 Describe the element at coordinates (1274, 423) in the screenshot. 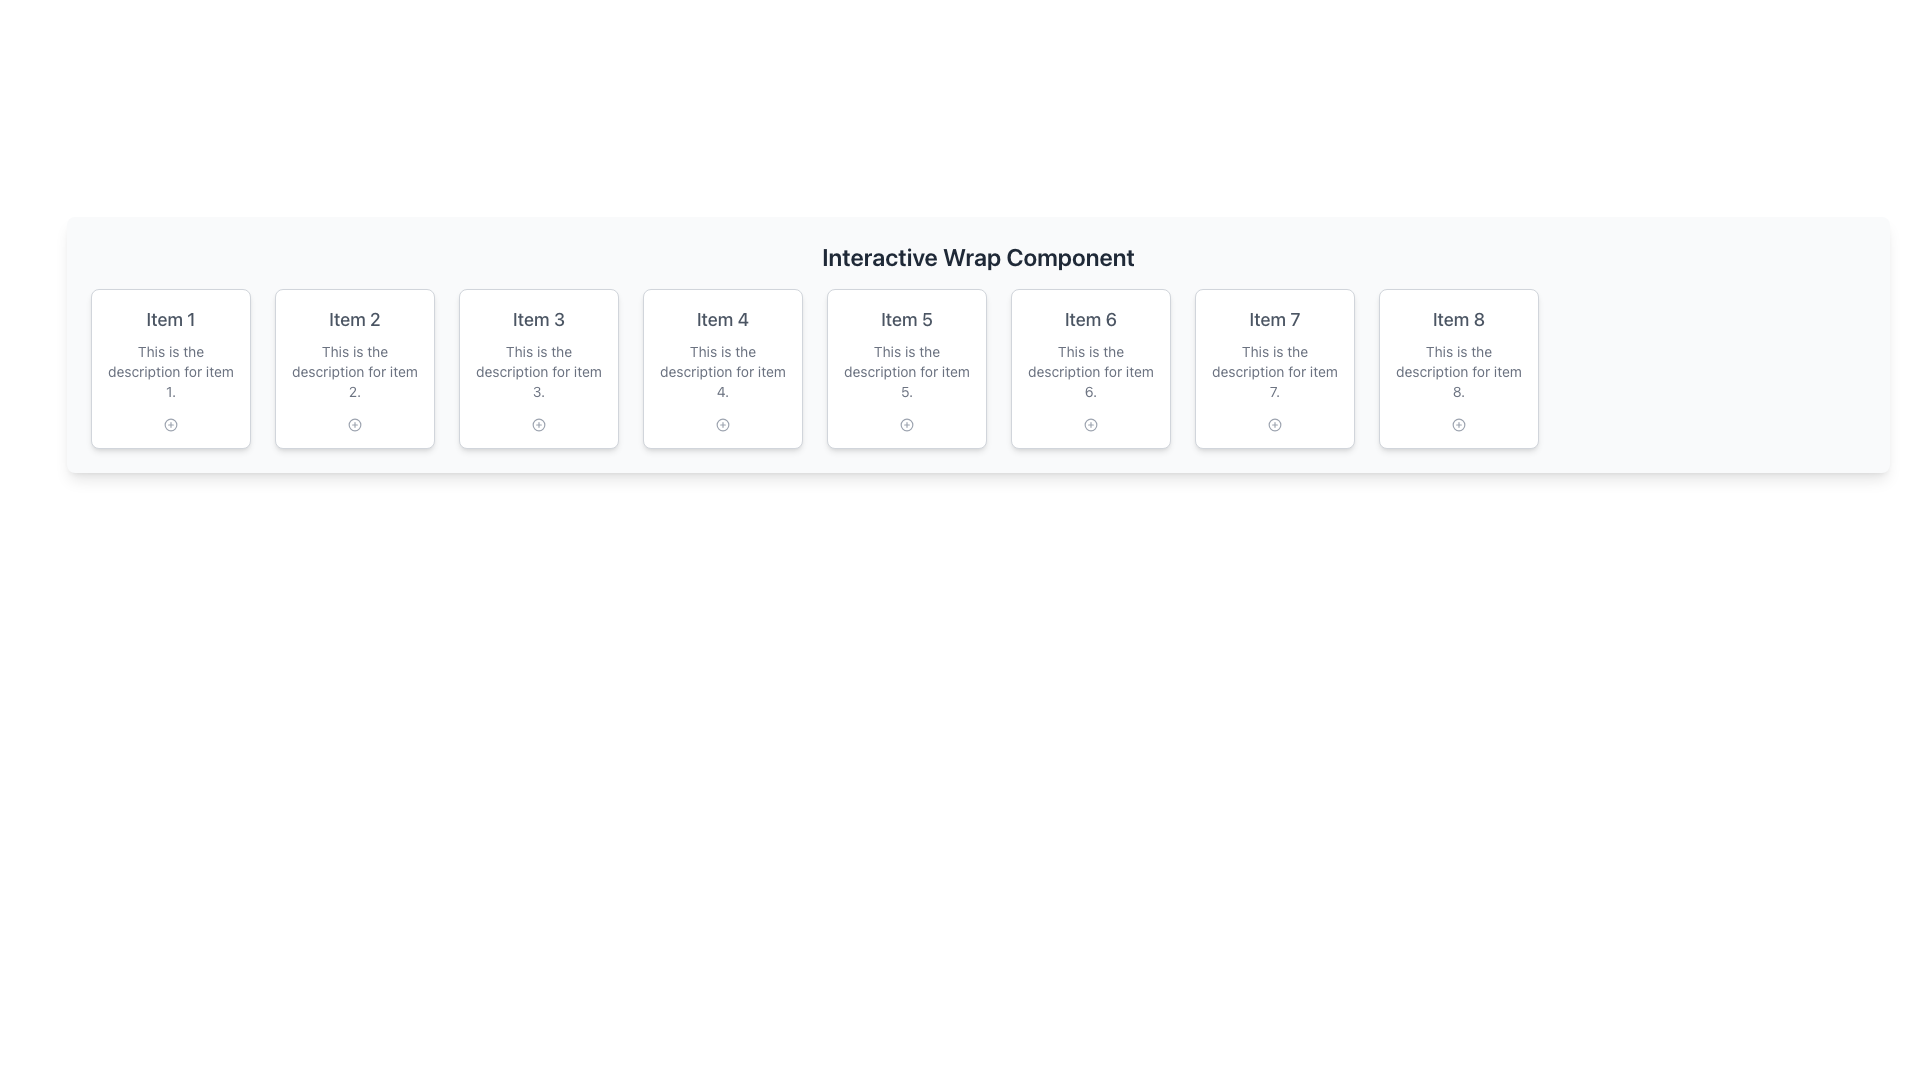

I see `the circular SVG graphic element located within the card labeled 'Item 7', which is the seventh card in a horizontal list` at that location.